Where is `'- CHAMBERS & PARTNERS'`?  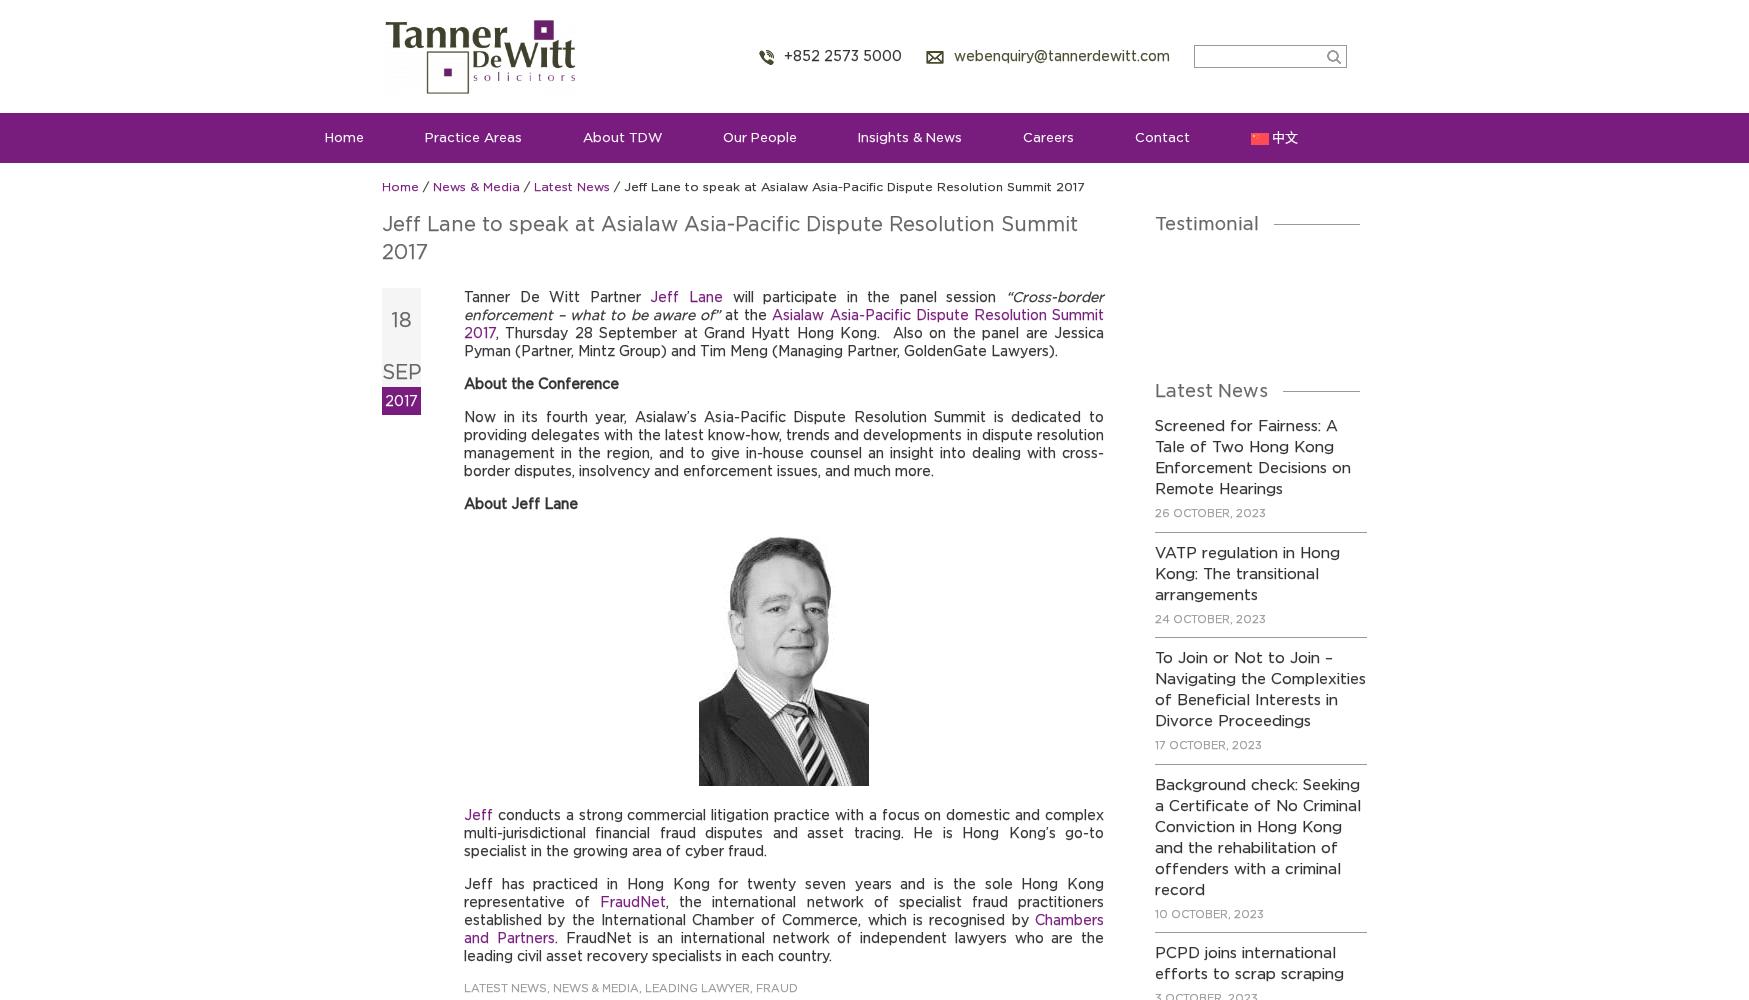
'- CHAMBERS & PARTNERS' is located at coordinates (1237, 349).